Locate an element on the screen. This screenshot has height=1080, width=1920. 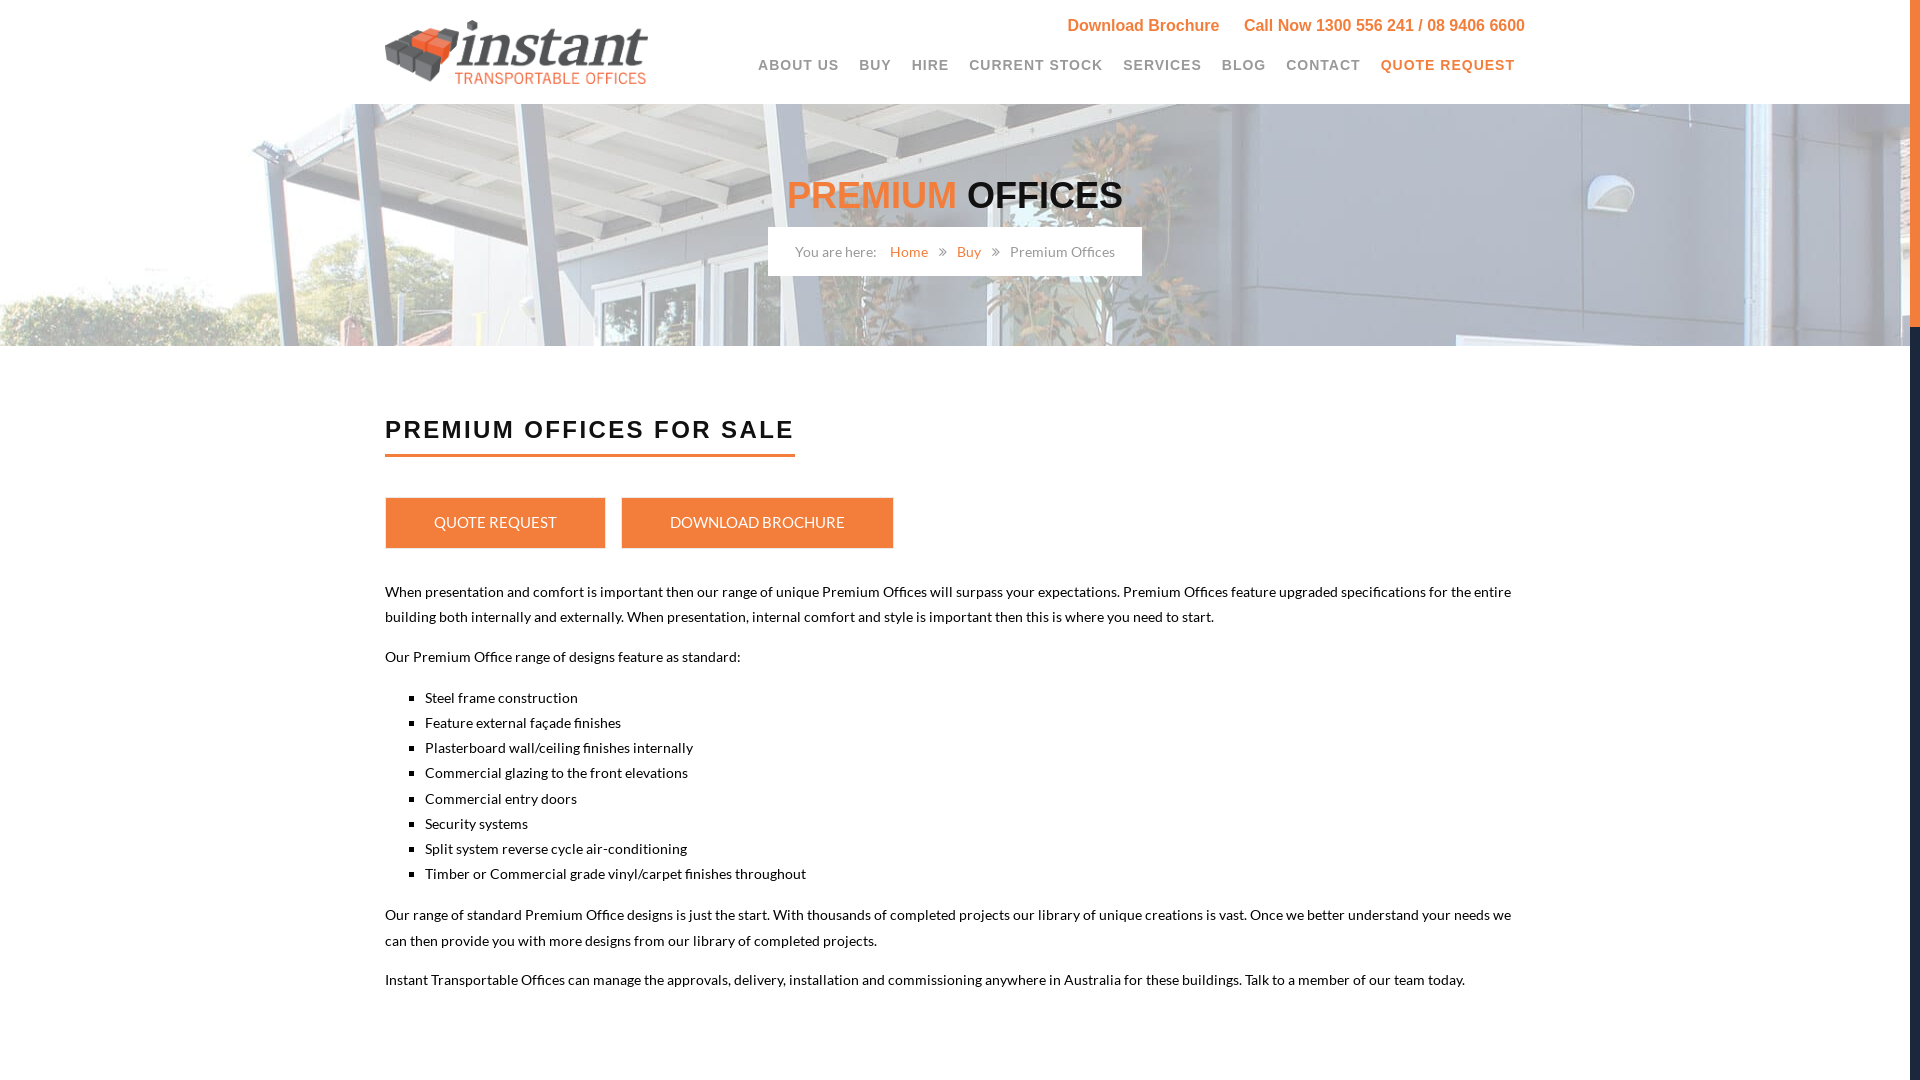
'ABOUT US' is located at coordinates (797, 64).